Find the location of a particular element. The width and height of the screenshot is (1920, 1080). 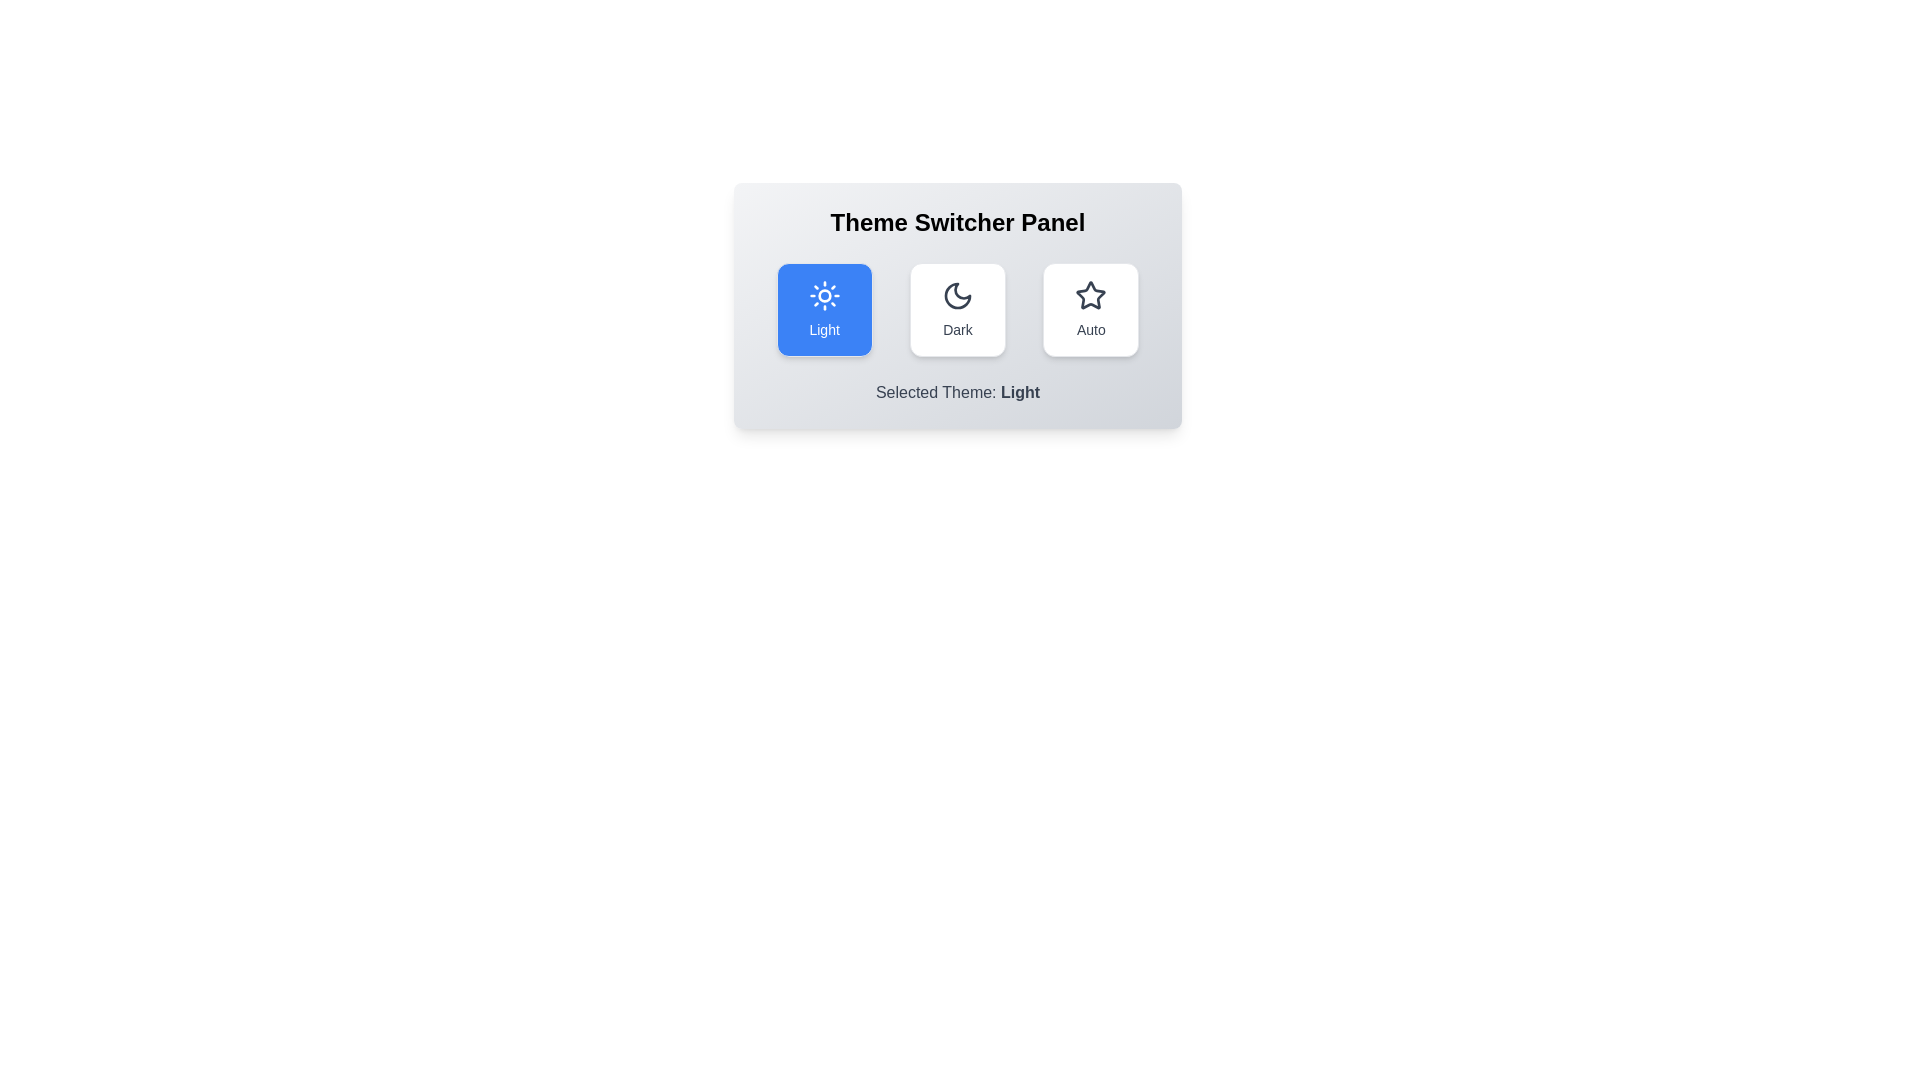

the 'Light' mode icon in the theme switcher interface is located at coordinates (824, 296).